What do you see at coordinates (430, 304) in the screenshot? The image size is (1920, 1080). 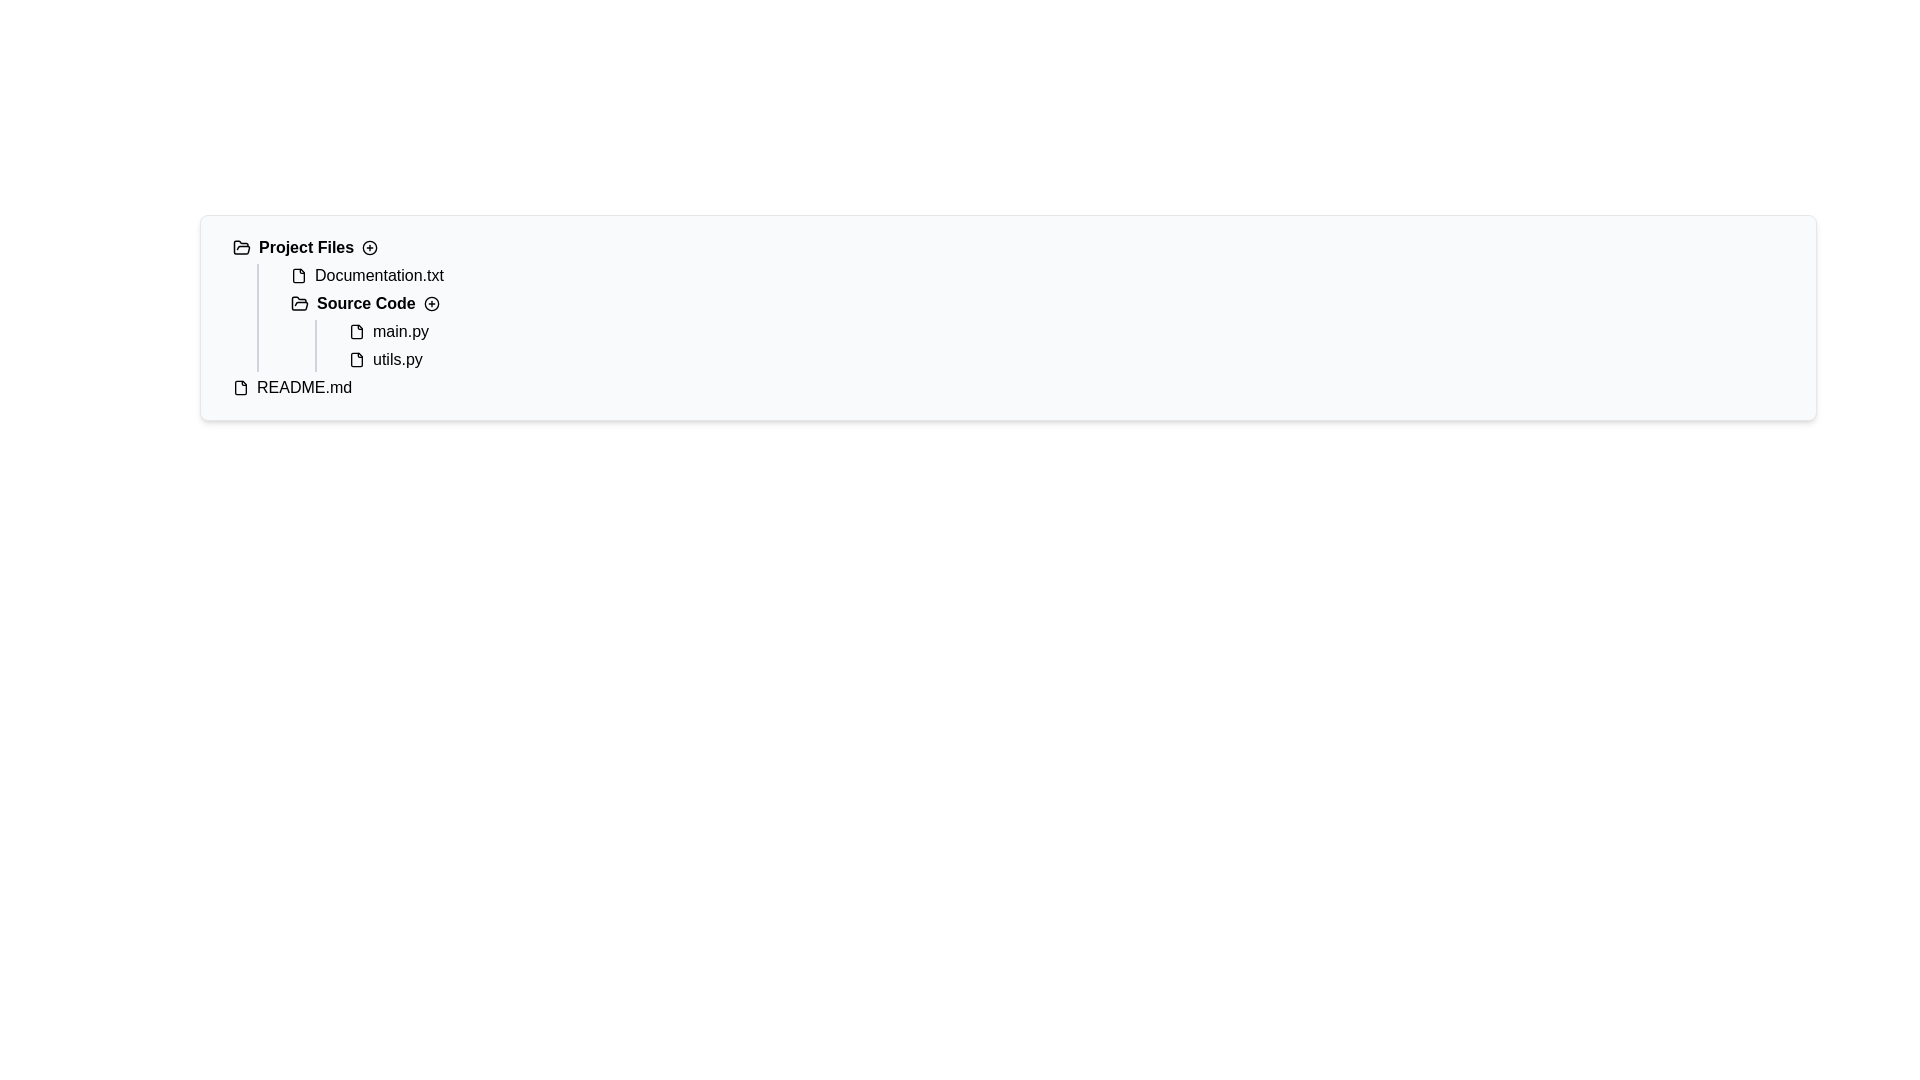 I see `the circular '+' icon located to the right of the 'Source Code' label` at bounding box center [430, 304].